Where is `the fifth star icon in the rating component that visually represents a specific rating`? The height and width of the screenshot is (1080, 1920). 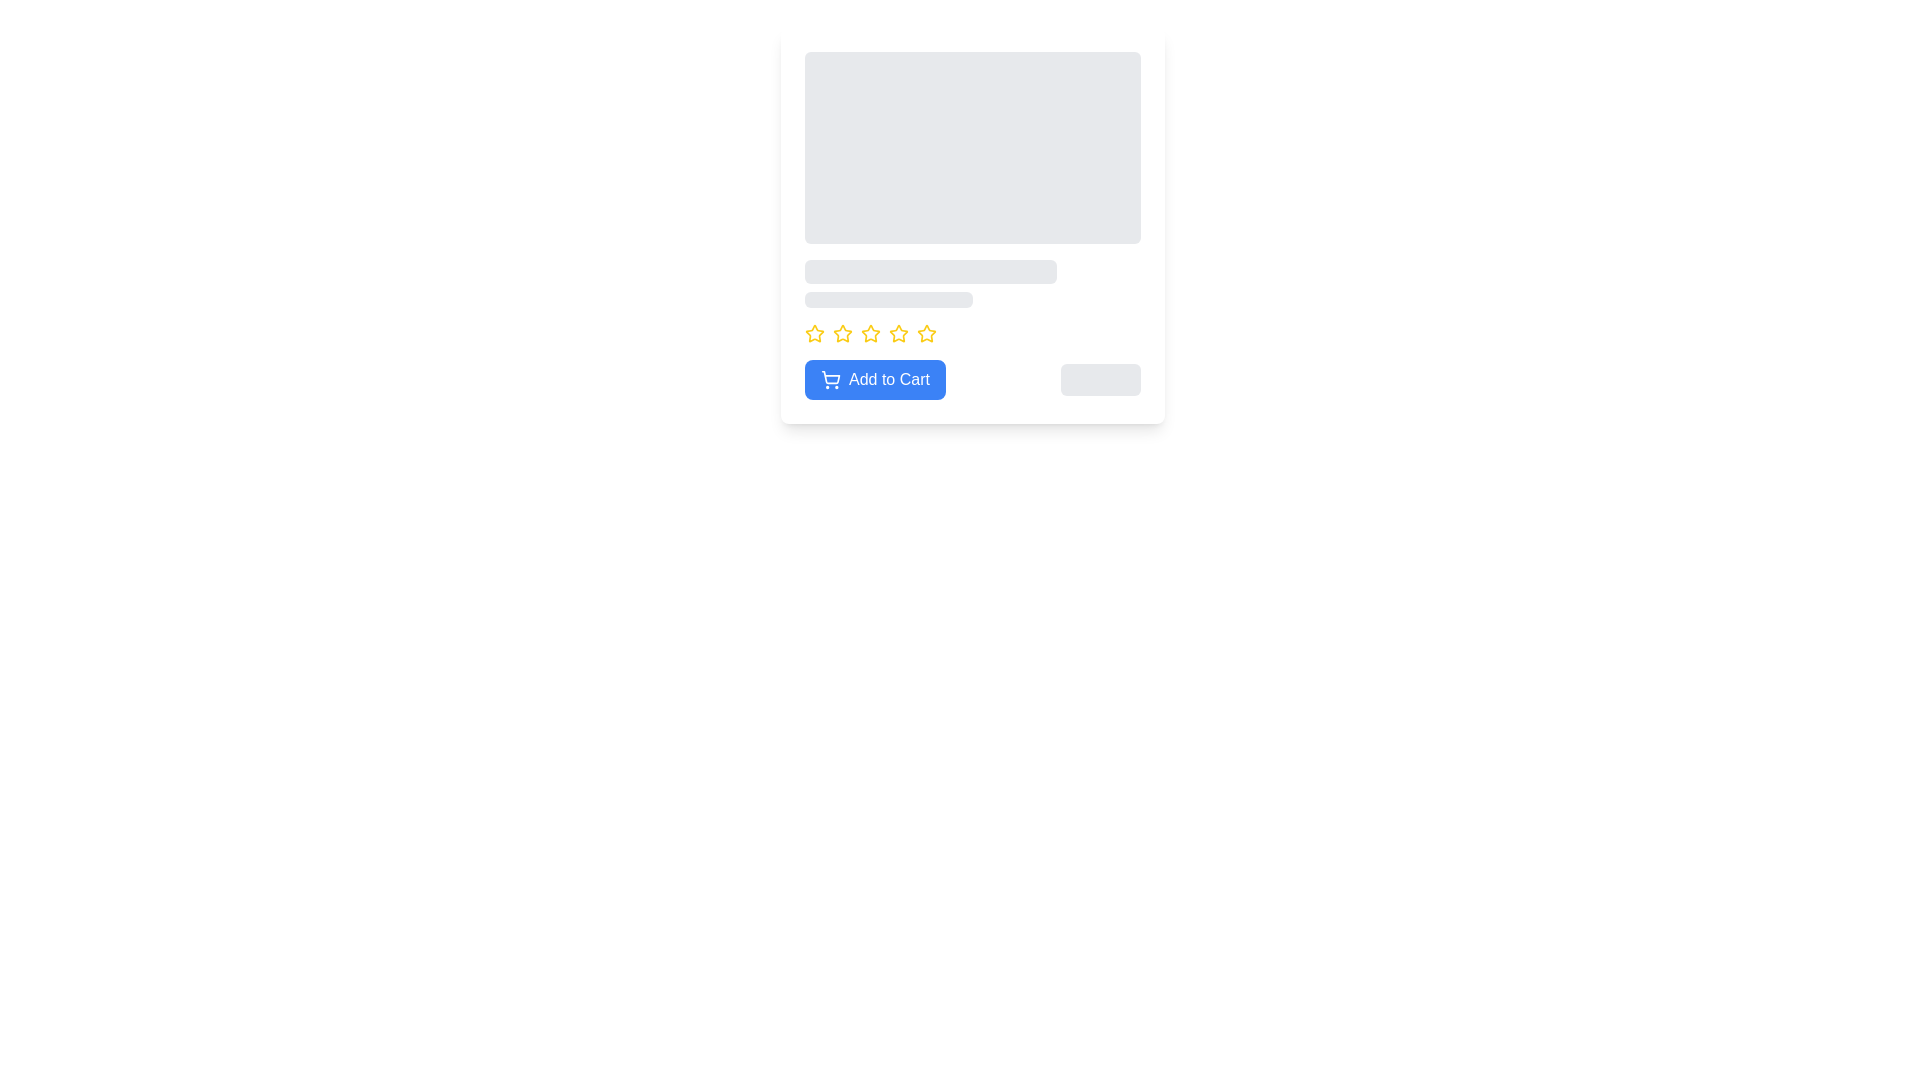 the fifth star icon in the rating component that visually represents a specific rating is located at coordinates (870, 333).